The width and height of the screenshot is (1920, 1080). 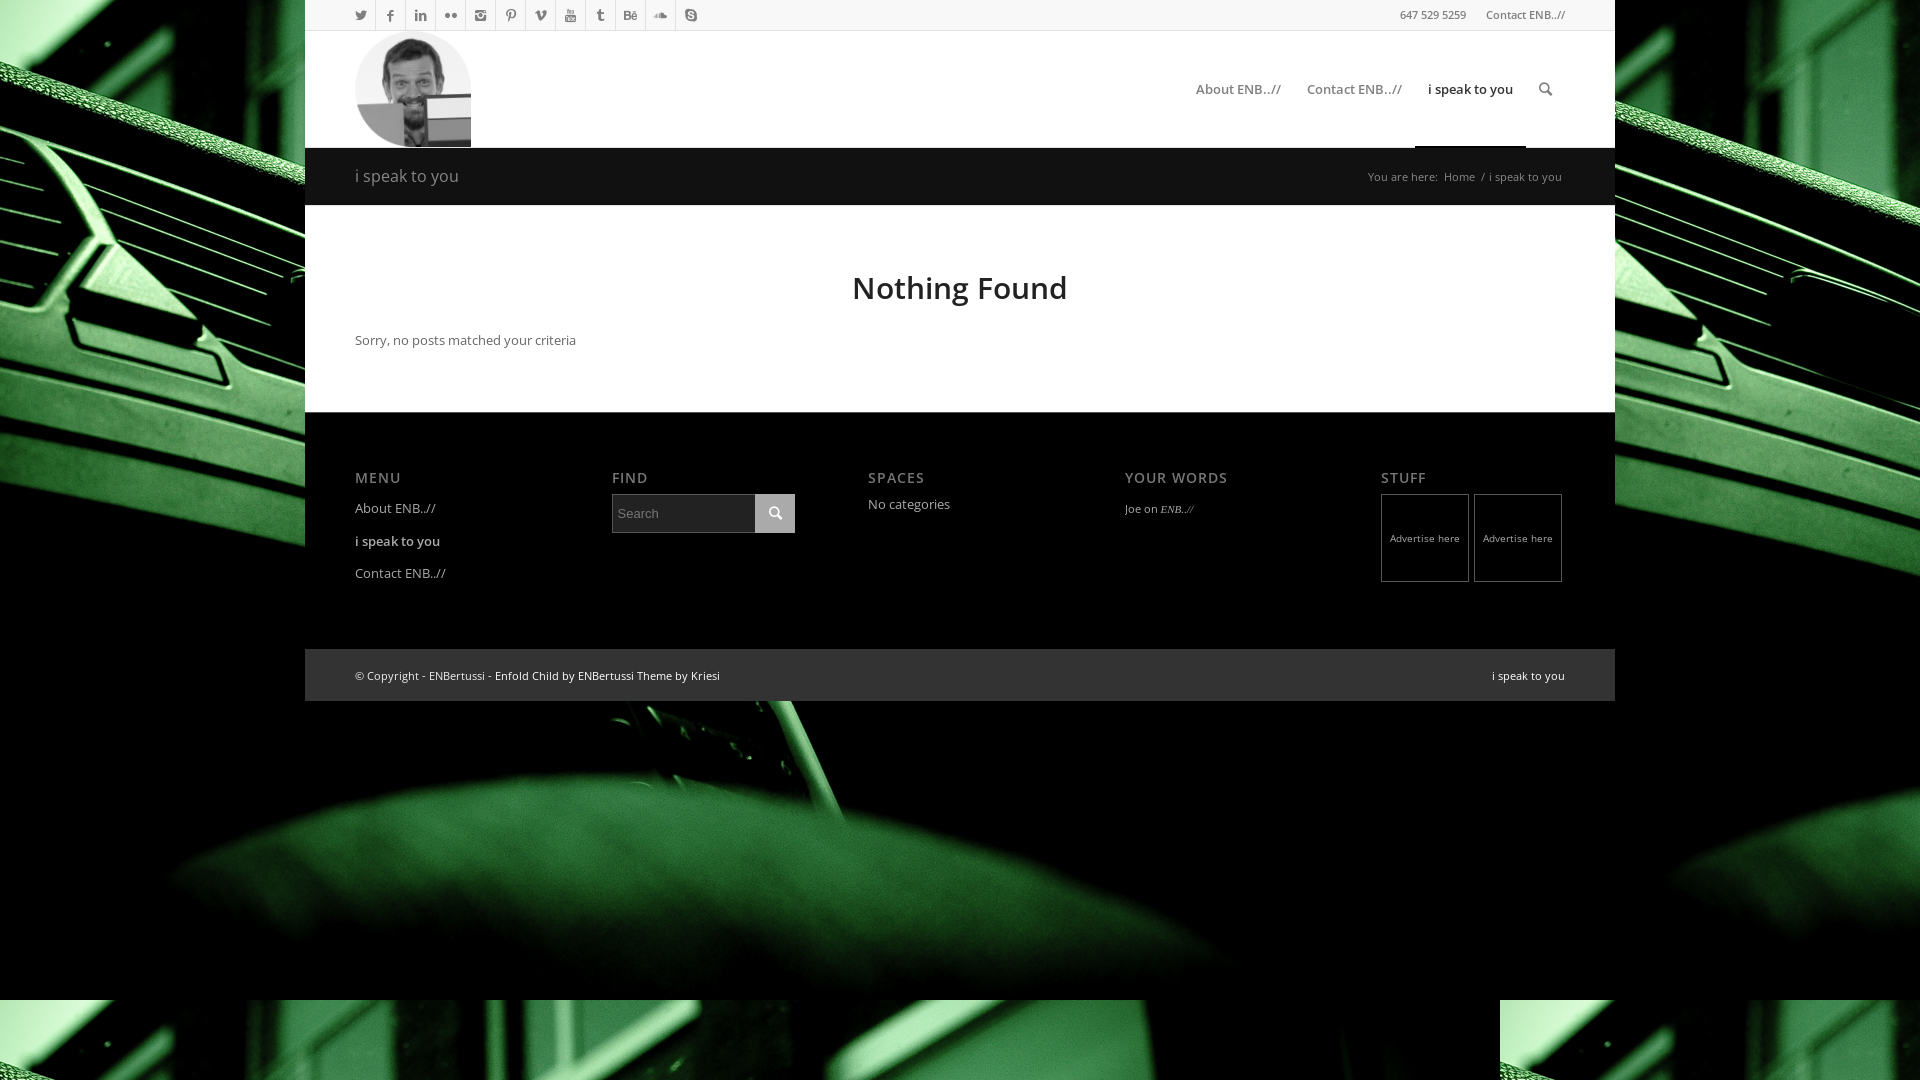 What do you see at coordinates (540, 15) in the screenshot?
I see `'Vimeo'` at bounding box center [540, 15].